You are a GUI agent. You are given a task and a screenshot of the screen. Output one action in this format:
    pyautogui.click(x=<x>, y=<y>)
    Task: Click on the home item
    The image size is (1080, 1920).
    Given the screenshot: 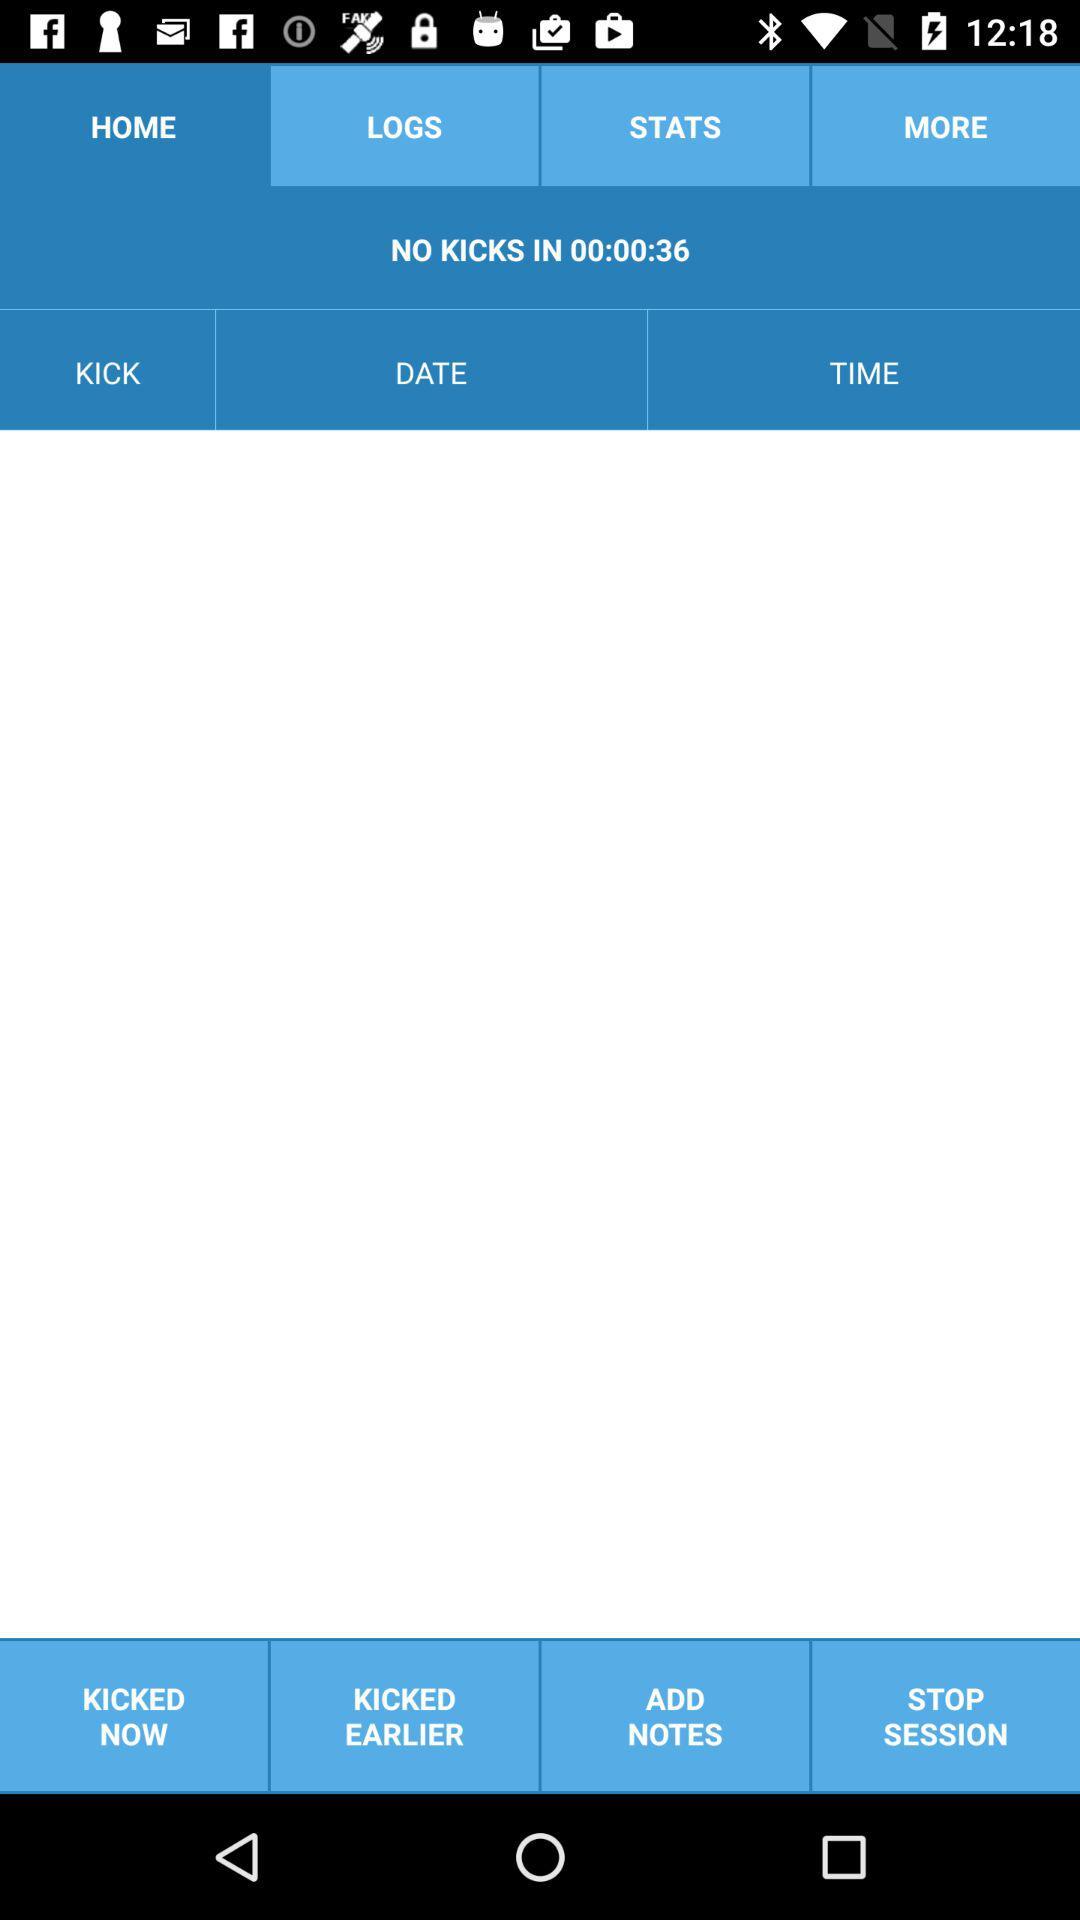 What is the action you would take?
    pyautogui.click(x=133, y=124)
    